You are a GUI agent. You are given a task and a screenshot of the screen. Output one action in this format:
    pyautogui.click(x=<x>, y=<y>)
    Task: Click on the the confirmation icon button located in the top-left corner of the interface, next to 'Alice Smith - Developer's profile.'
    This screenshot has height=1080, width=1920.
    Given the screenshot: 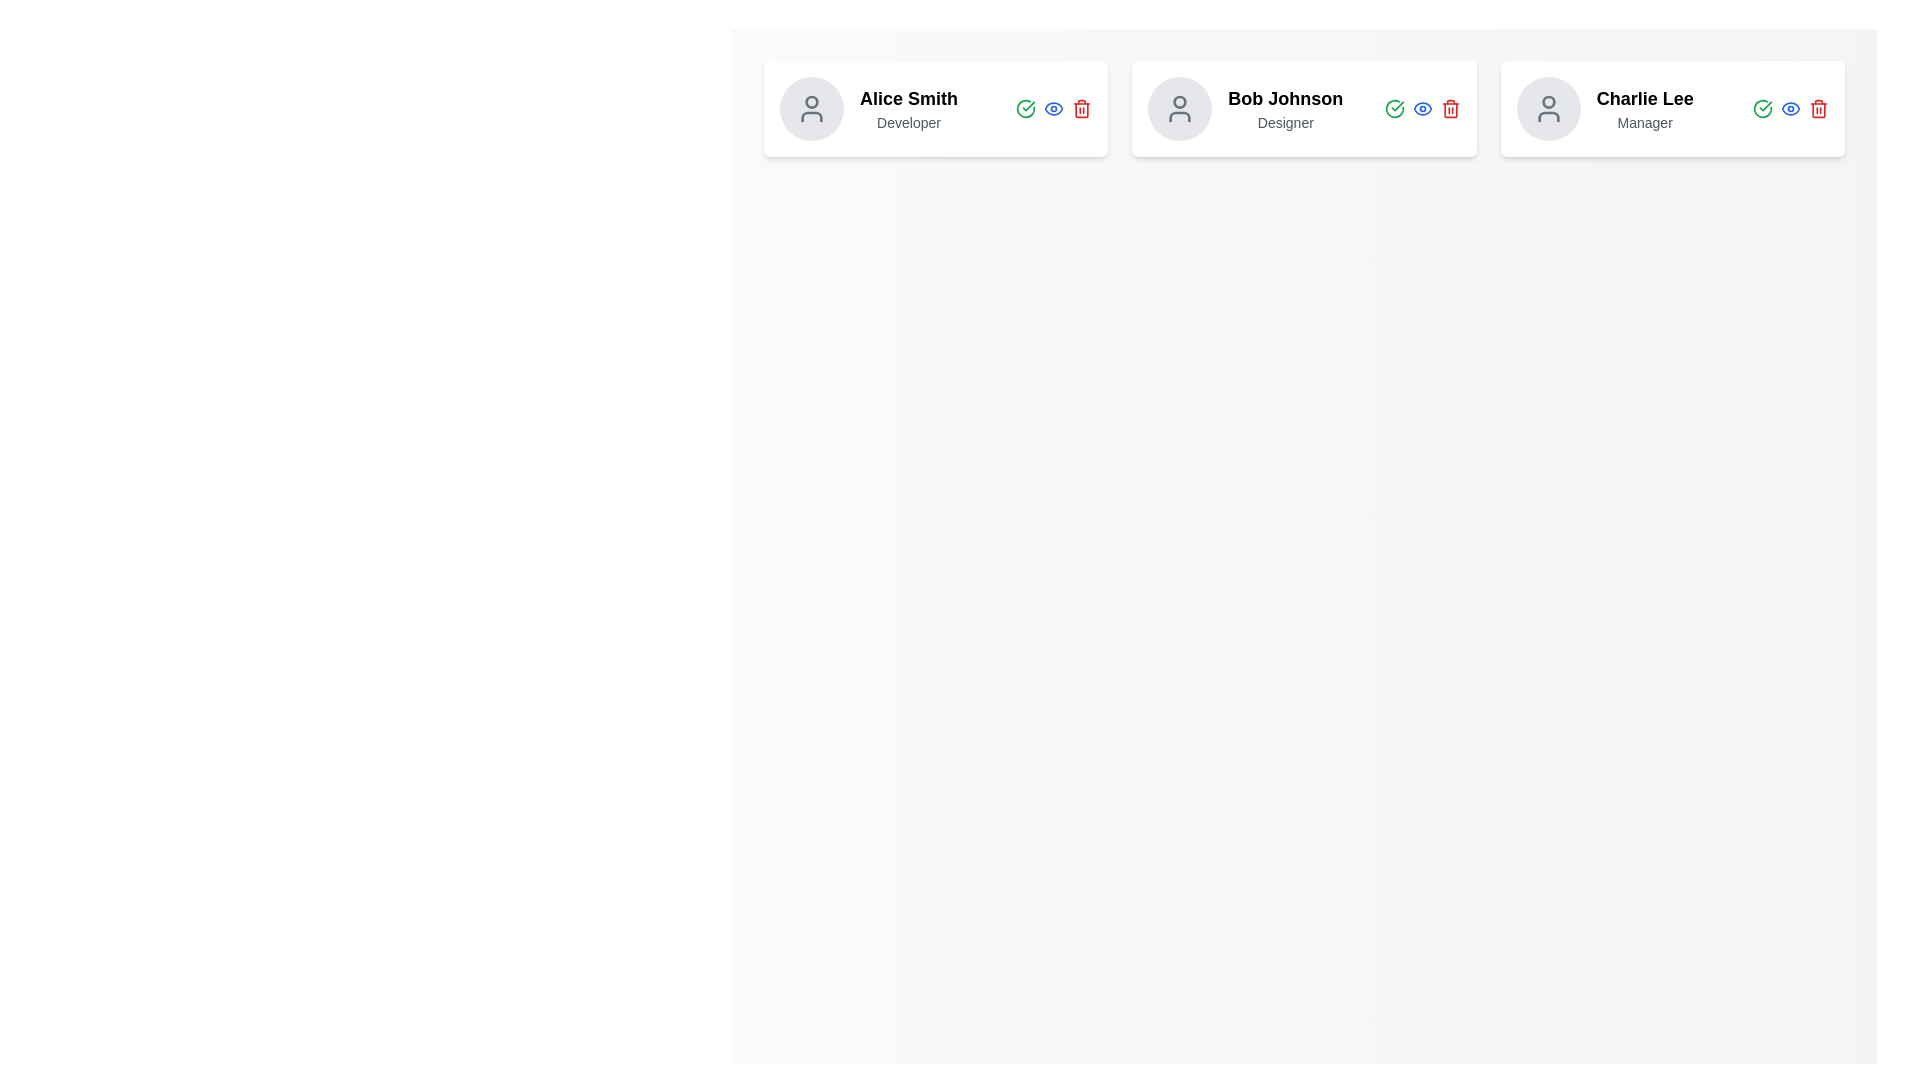 What is the action you would take?
    pyautogui.click(x=1026, y=108)
    